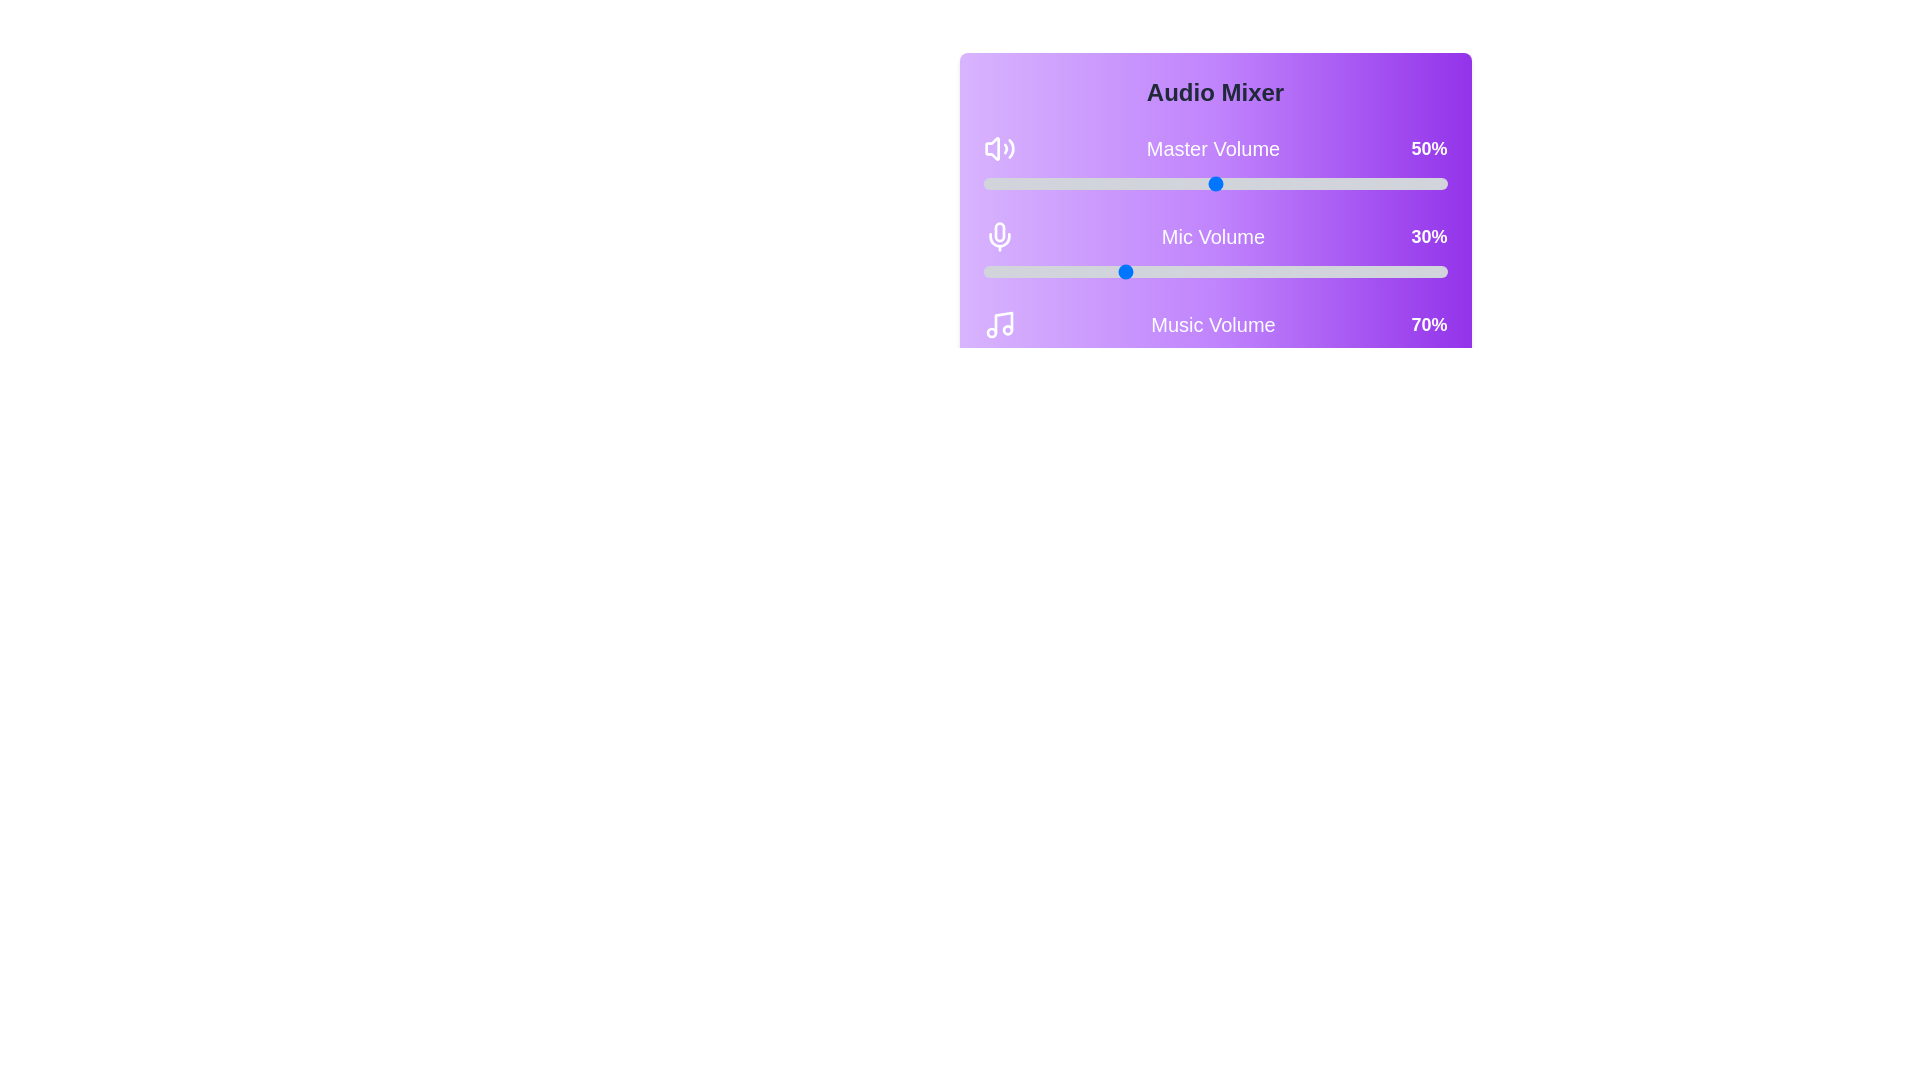  I want to click on the 'Master Volume' label and its current value '50%', so click(1214, 148).